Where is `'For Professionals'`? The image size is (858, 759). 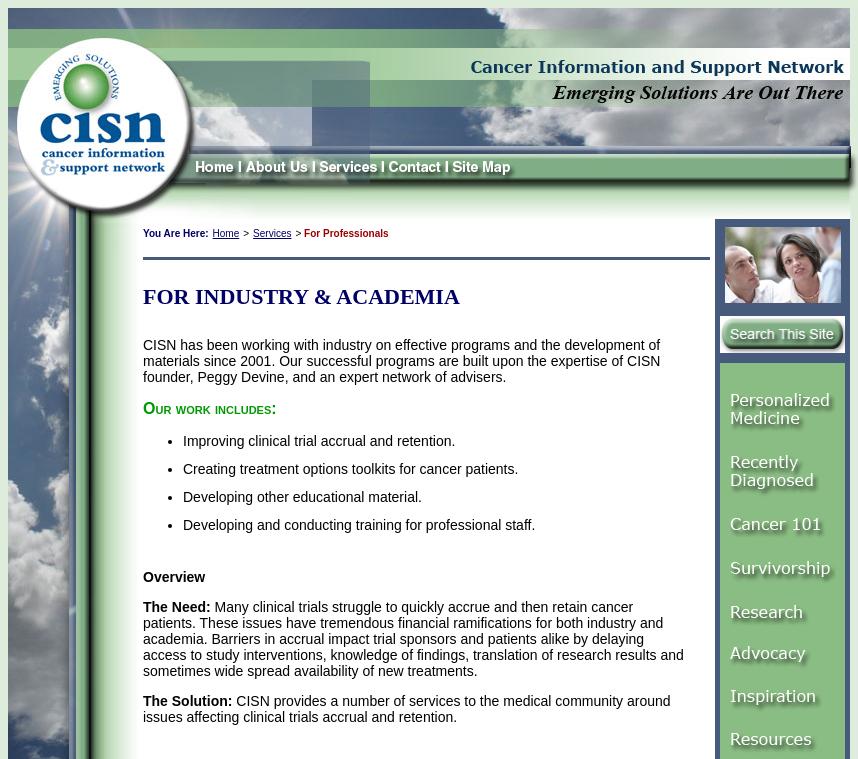
'For Professionals' is located at coordinates (346, 233).